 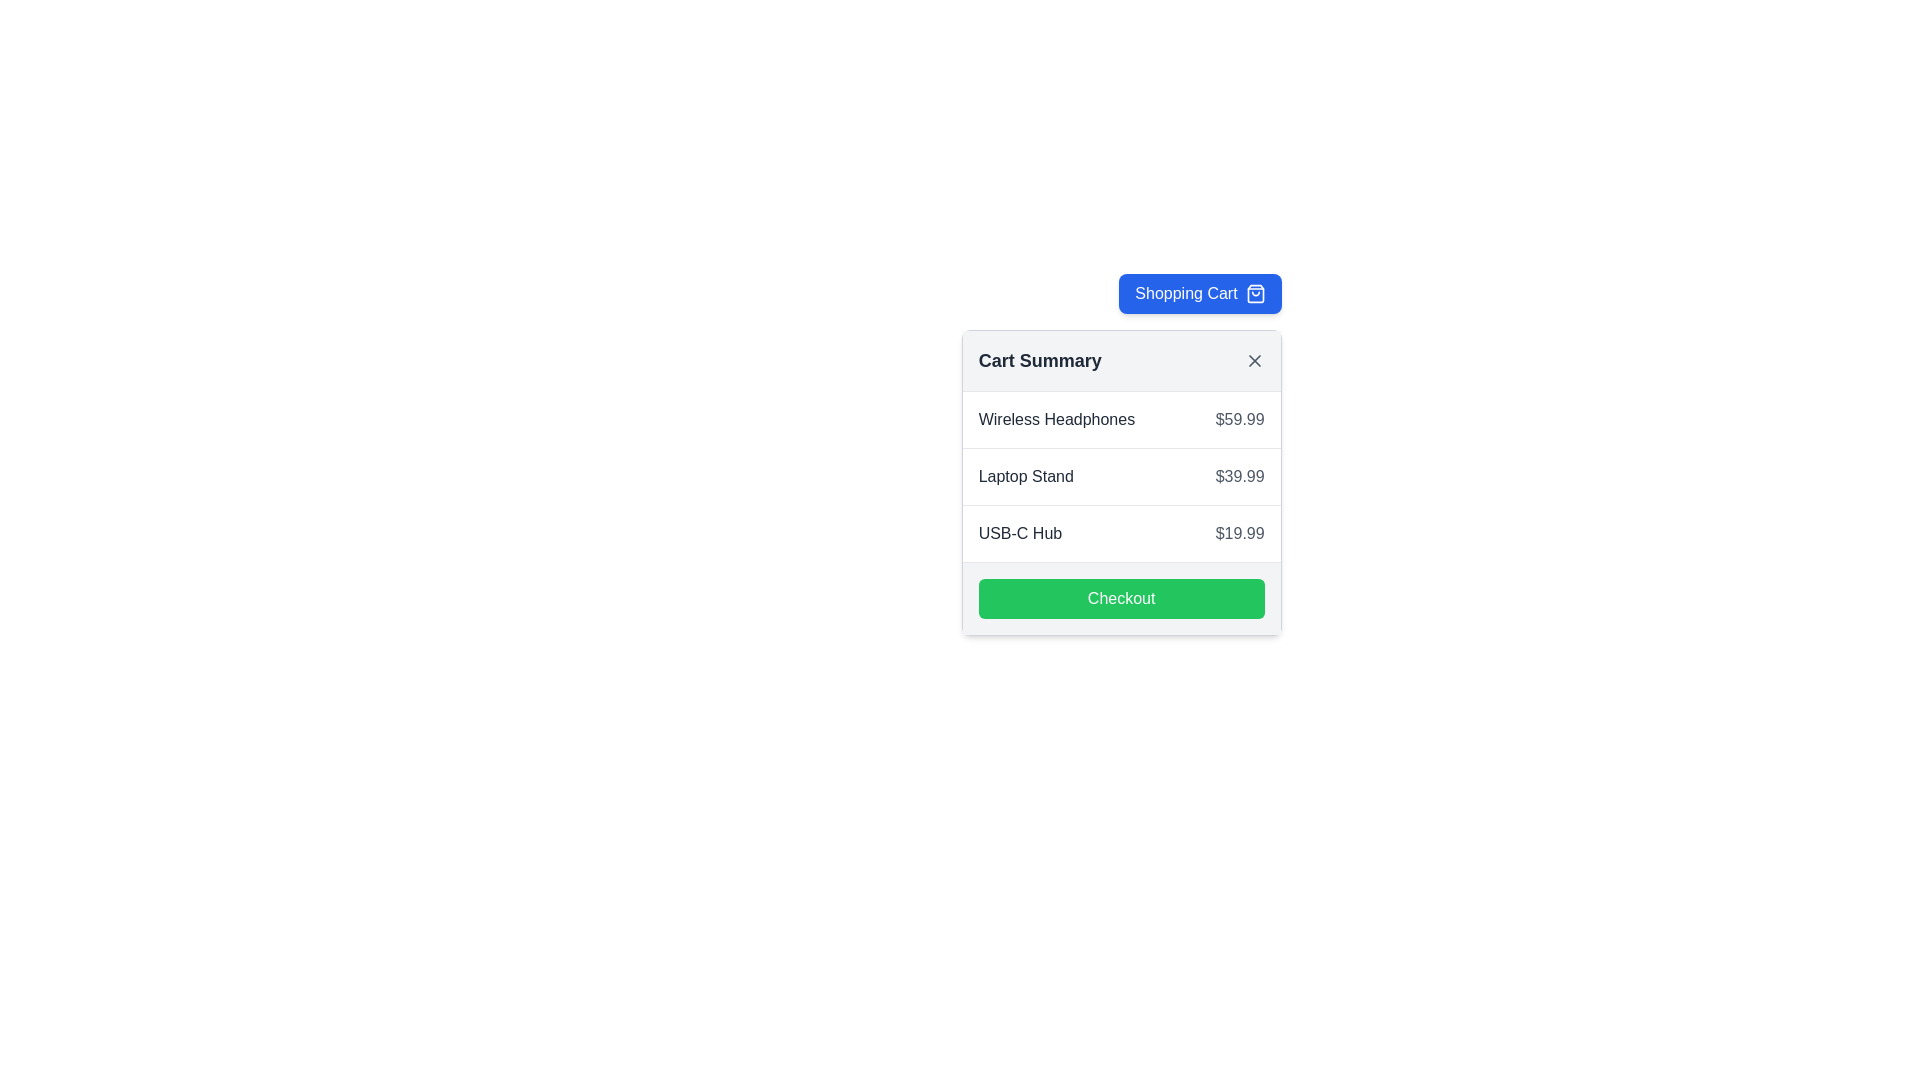 I want to click on the first item in the shopping cart overview that displays the product name and price, located below the 'Cart Summary' heading, so click(x=1121, y=419).